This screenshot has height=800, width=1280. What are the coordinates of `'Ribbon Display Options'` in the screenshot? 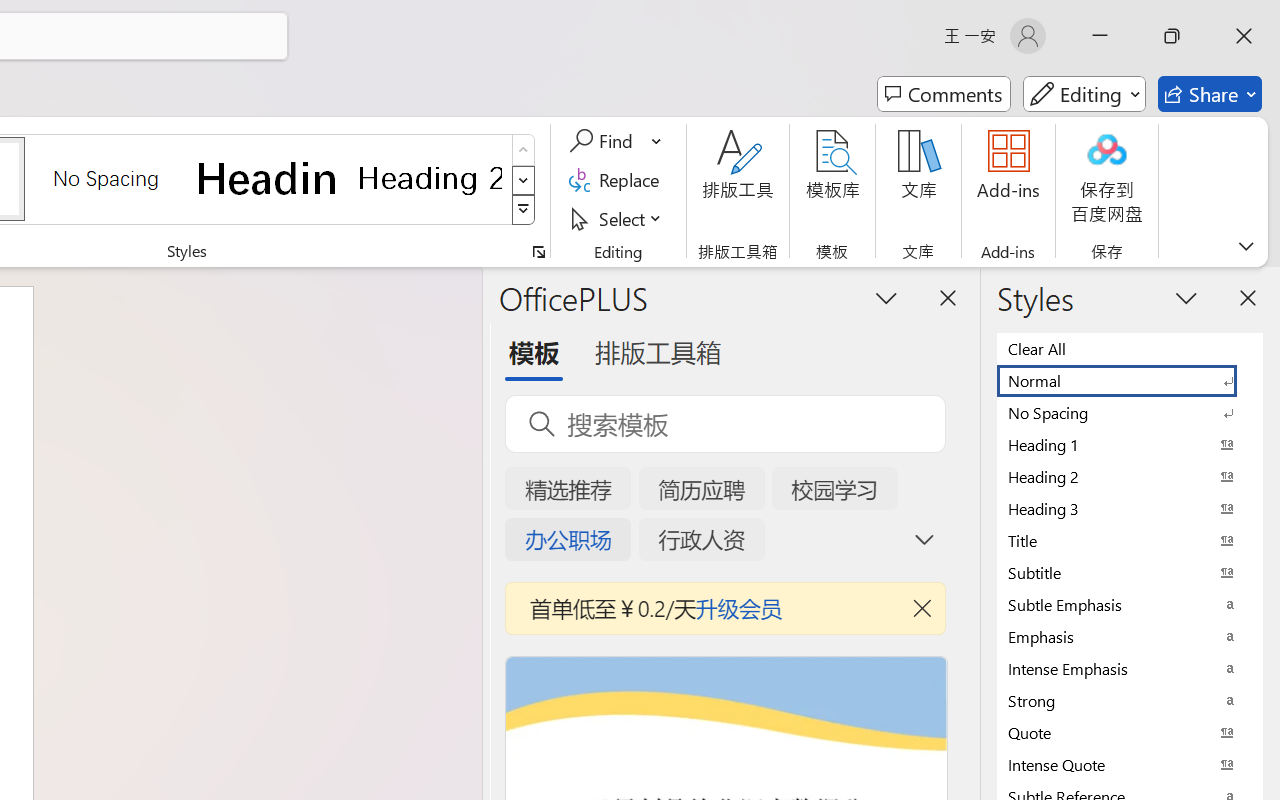 It's located at (1245, 245).